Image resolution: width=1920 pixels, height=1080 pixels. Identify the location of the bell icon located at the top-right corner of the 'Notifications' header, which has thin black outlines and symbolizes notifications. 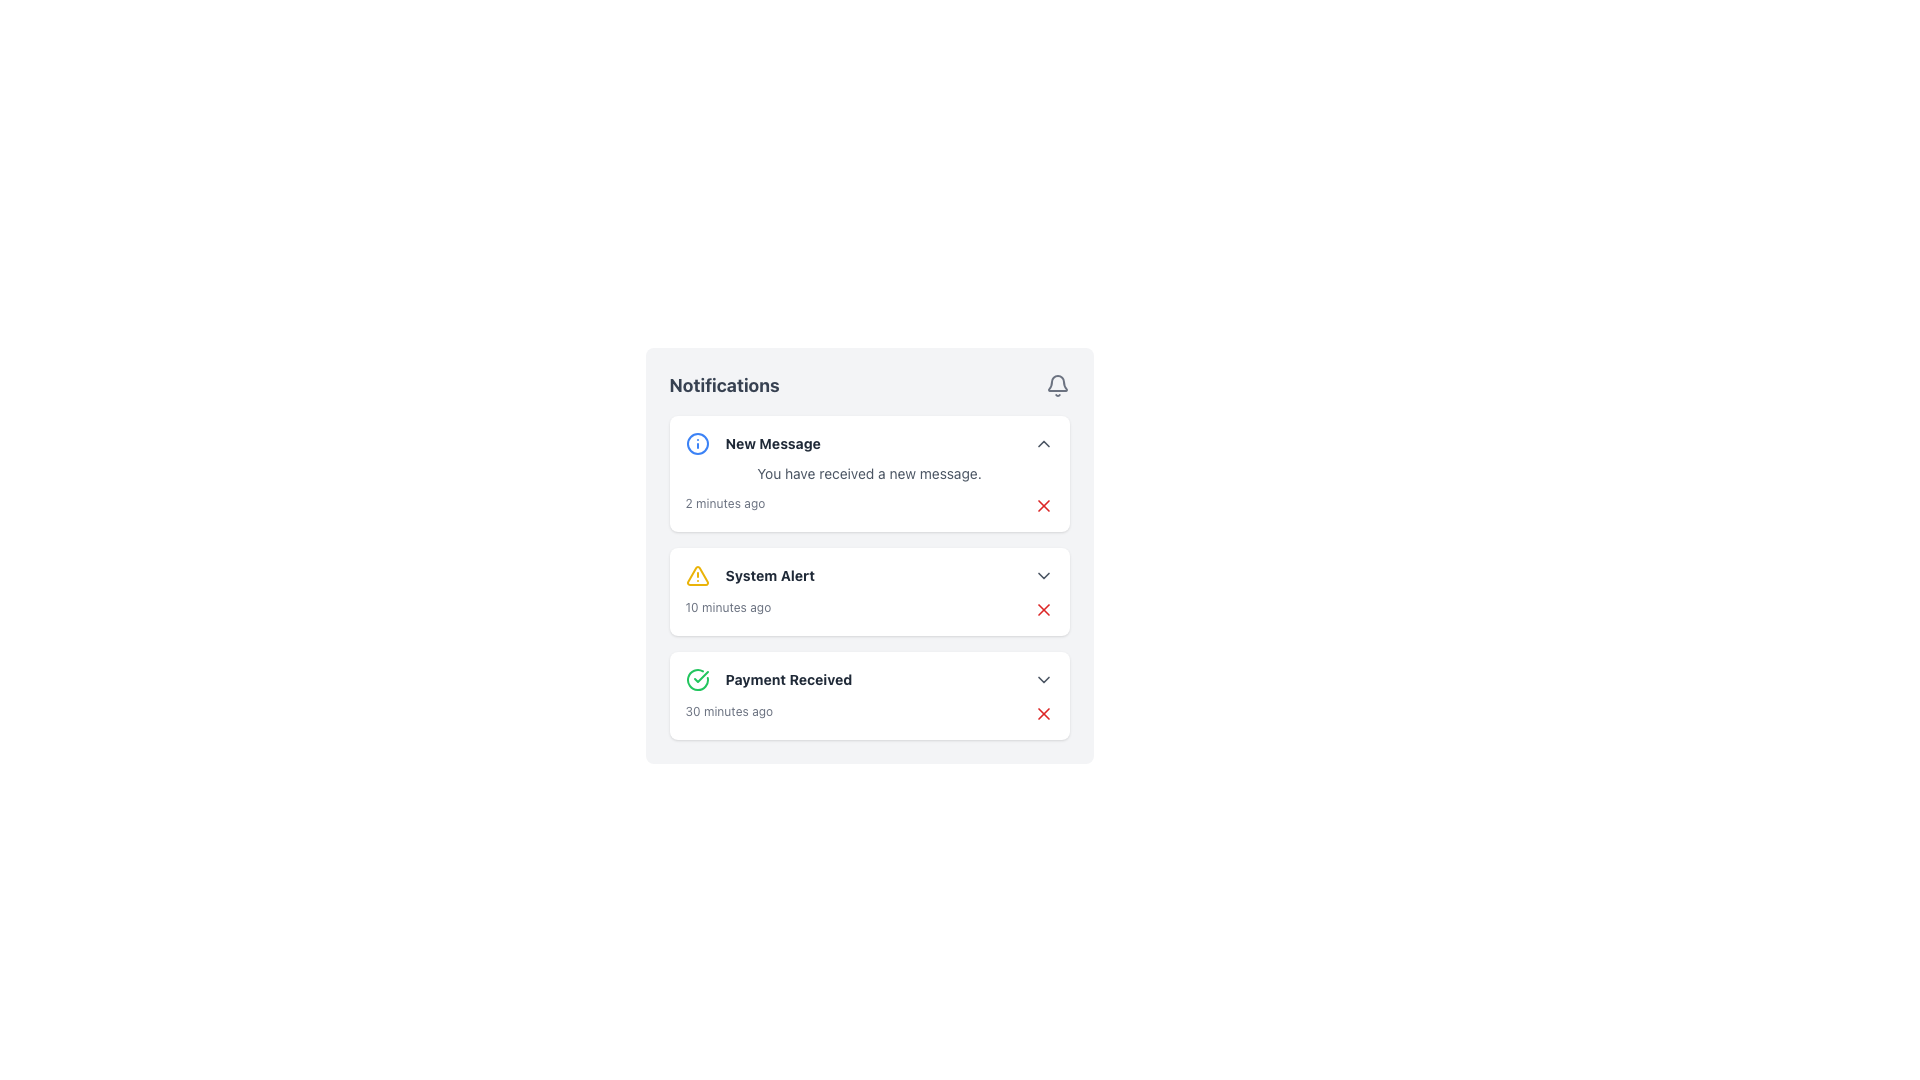
(1056, 385).